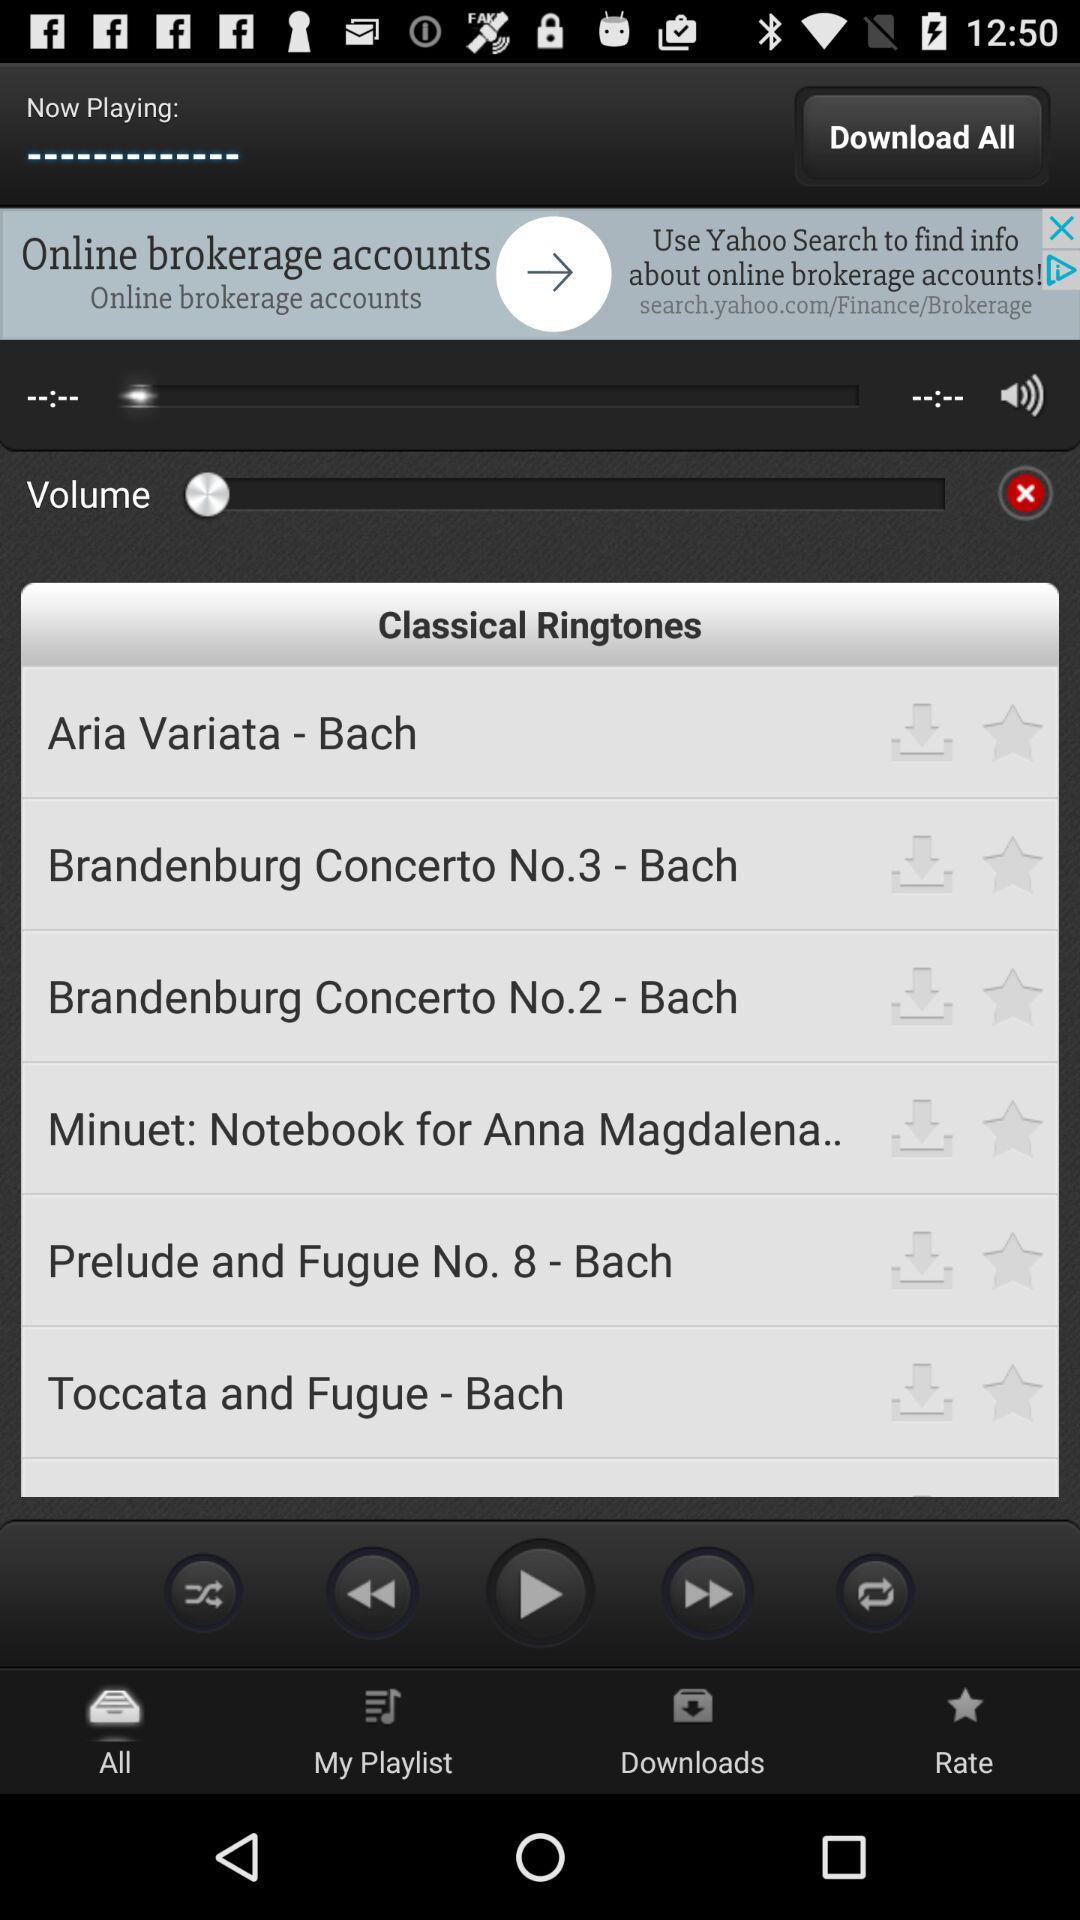 Image resolution: width=1080 pixels, height=1920 pixels. Describe the element at coordinates (922, 863) in the screenshot. I see `download file` at that location.